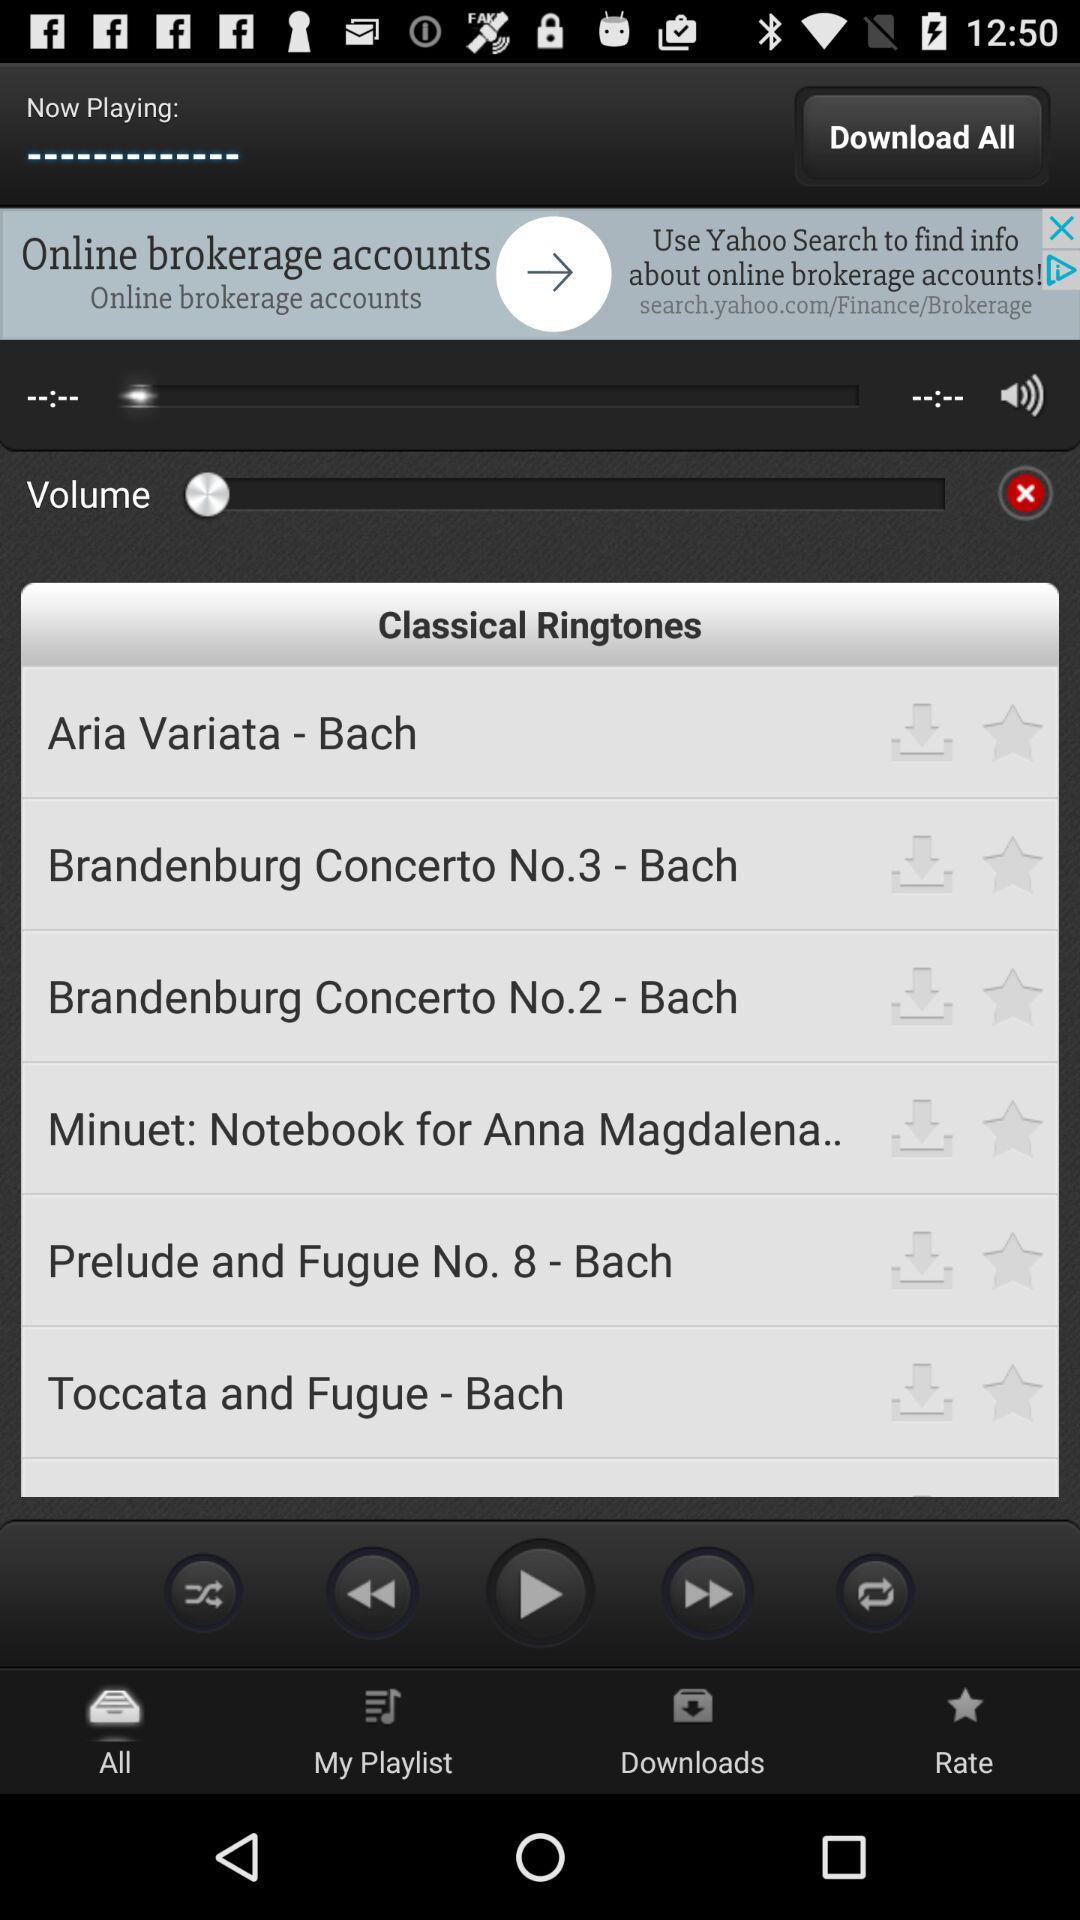 Image resolution: width=1080 pixels, height=1920 pixels. Describe the element at coordinates (922, 863) in the screenshot. I see `download file` at that location.